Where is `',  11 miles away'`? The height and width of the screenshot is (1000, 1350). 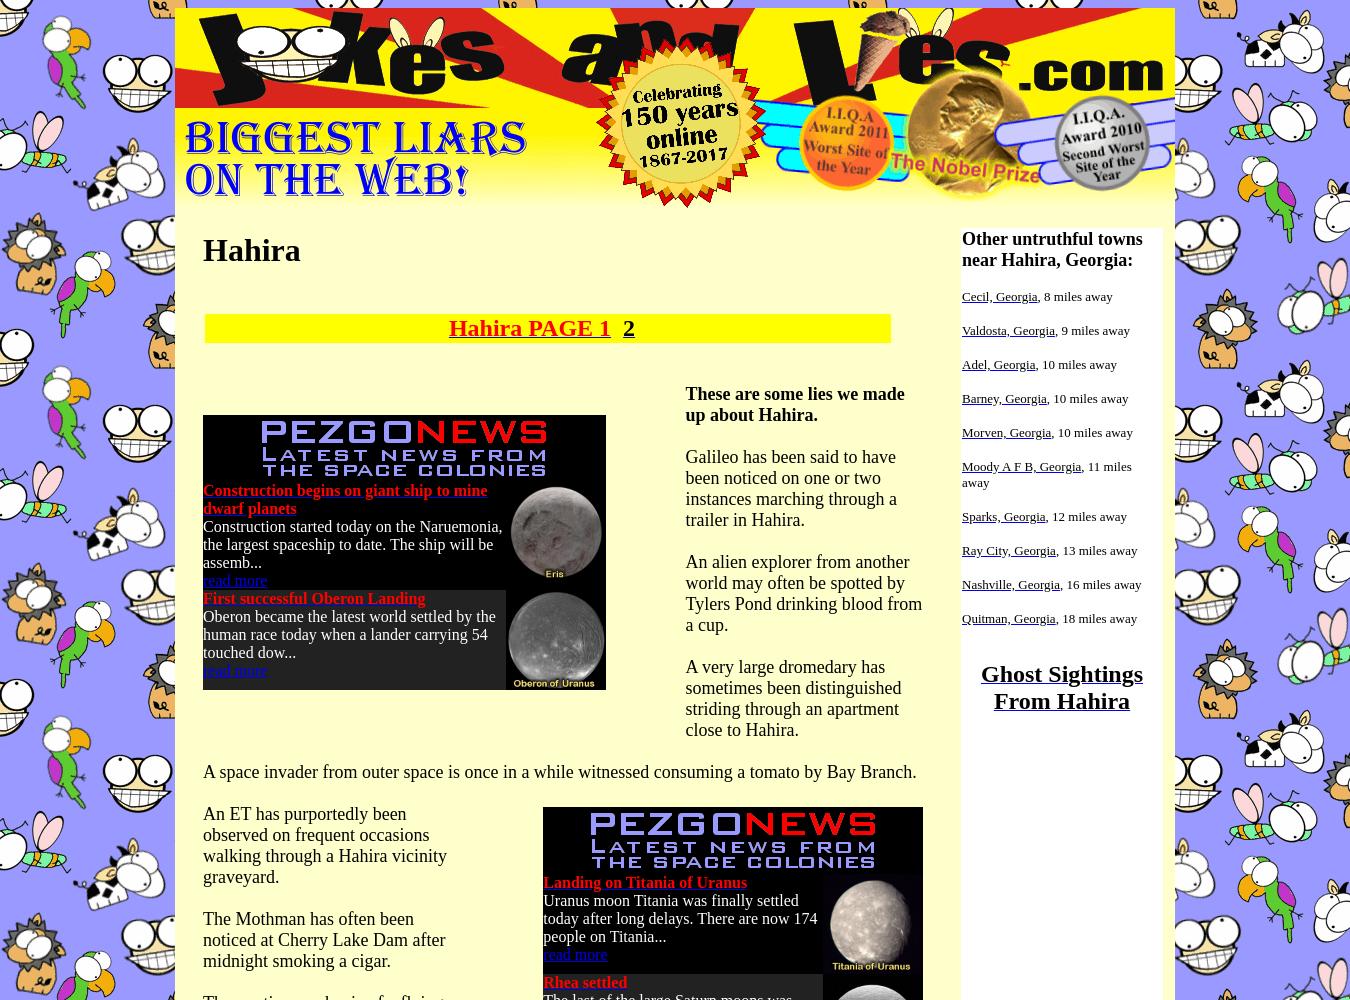
',  11 miles away' is located at coordinates (961, 473).